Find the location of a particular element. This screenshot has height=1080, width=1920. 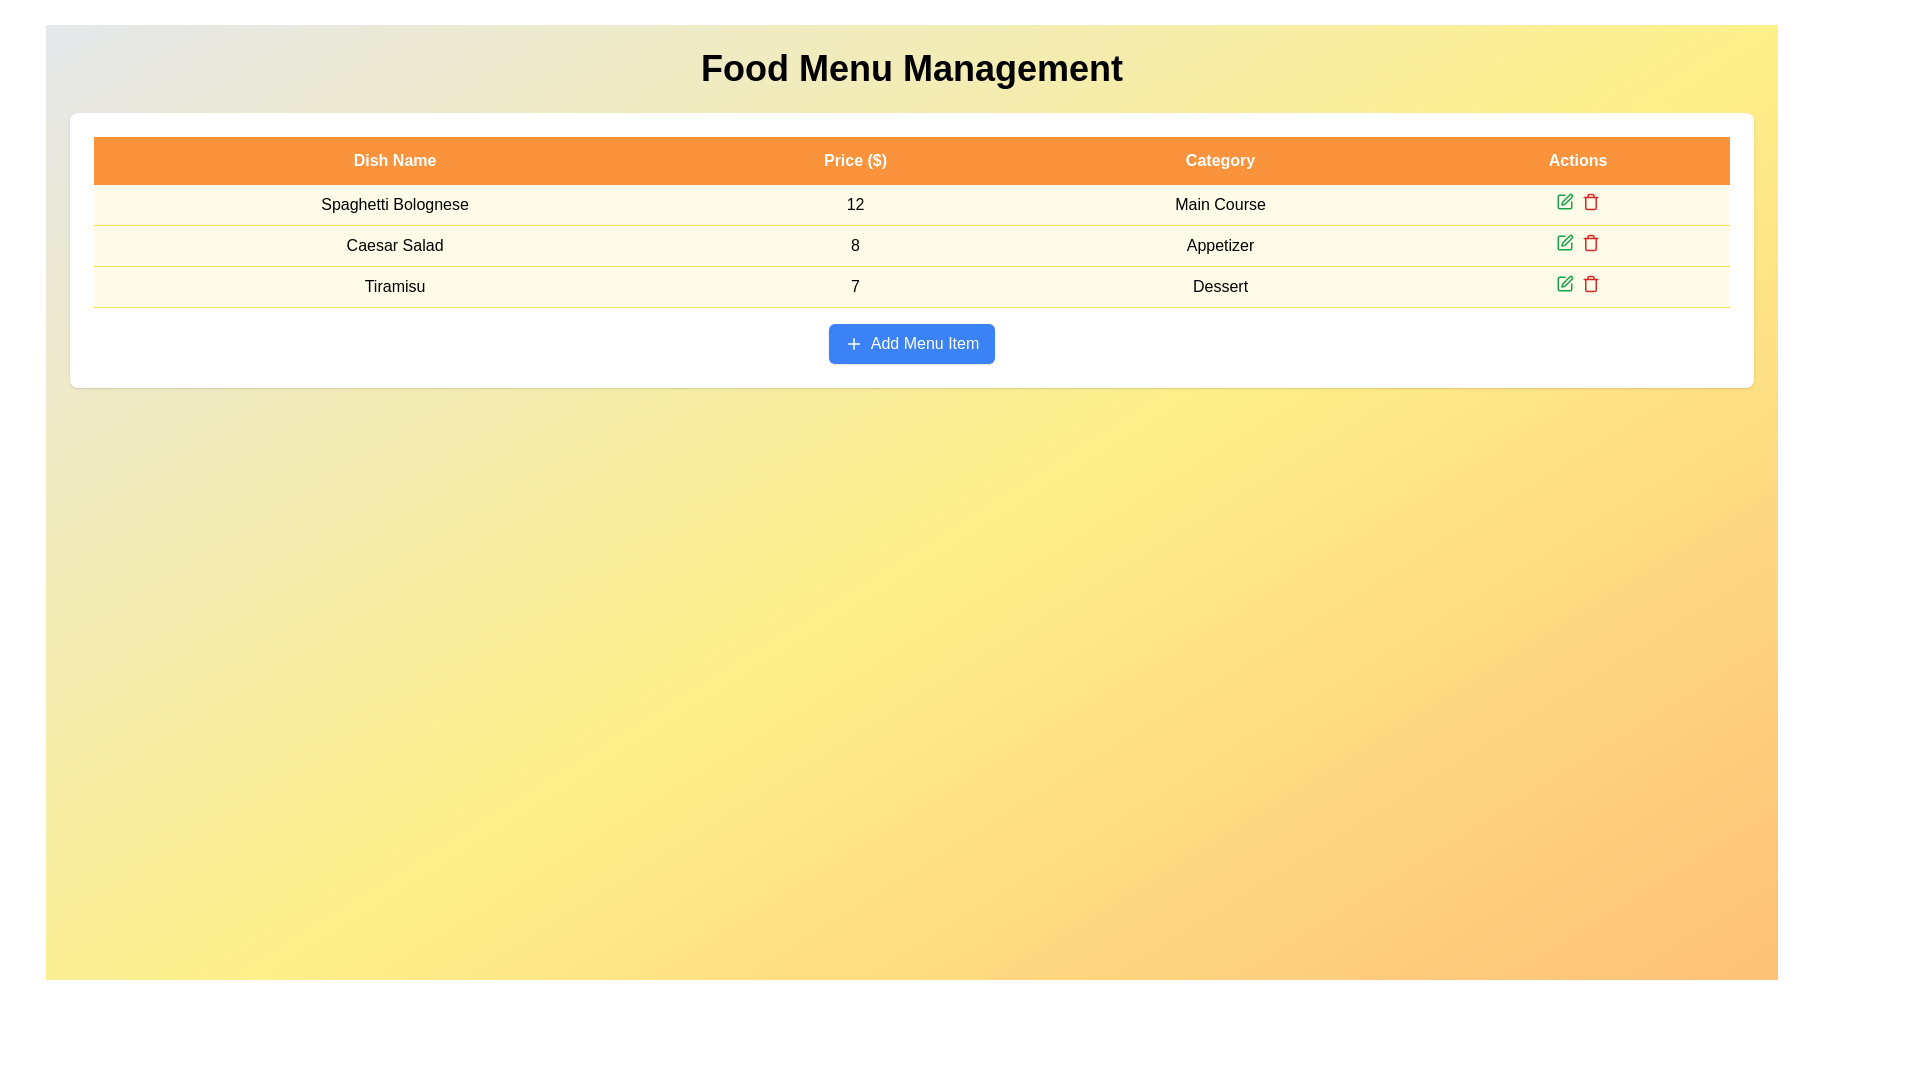

the edit action icon in the 'Dessert' row of the table, located in the 'Actions' column, which is the first icon in that row is located at coordinates (1563, 201).